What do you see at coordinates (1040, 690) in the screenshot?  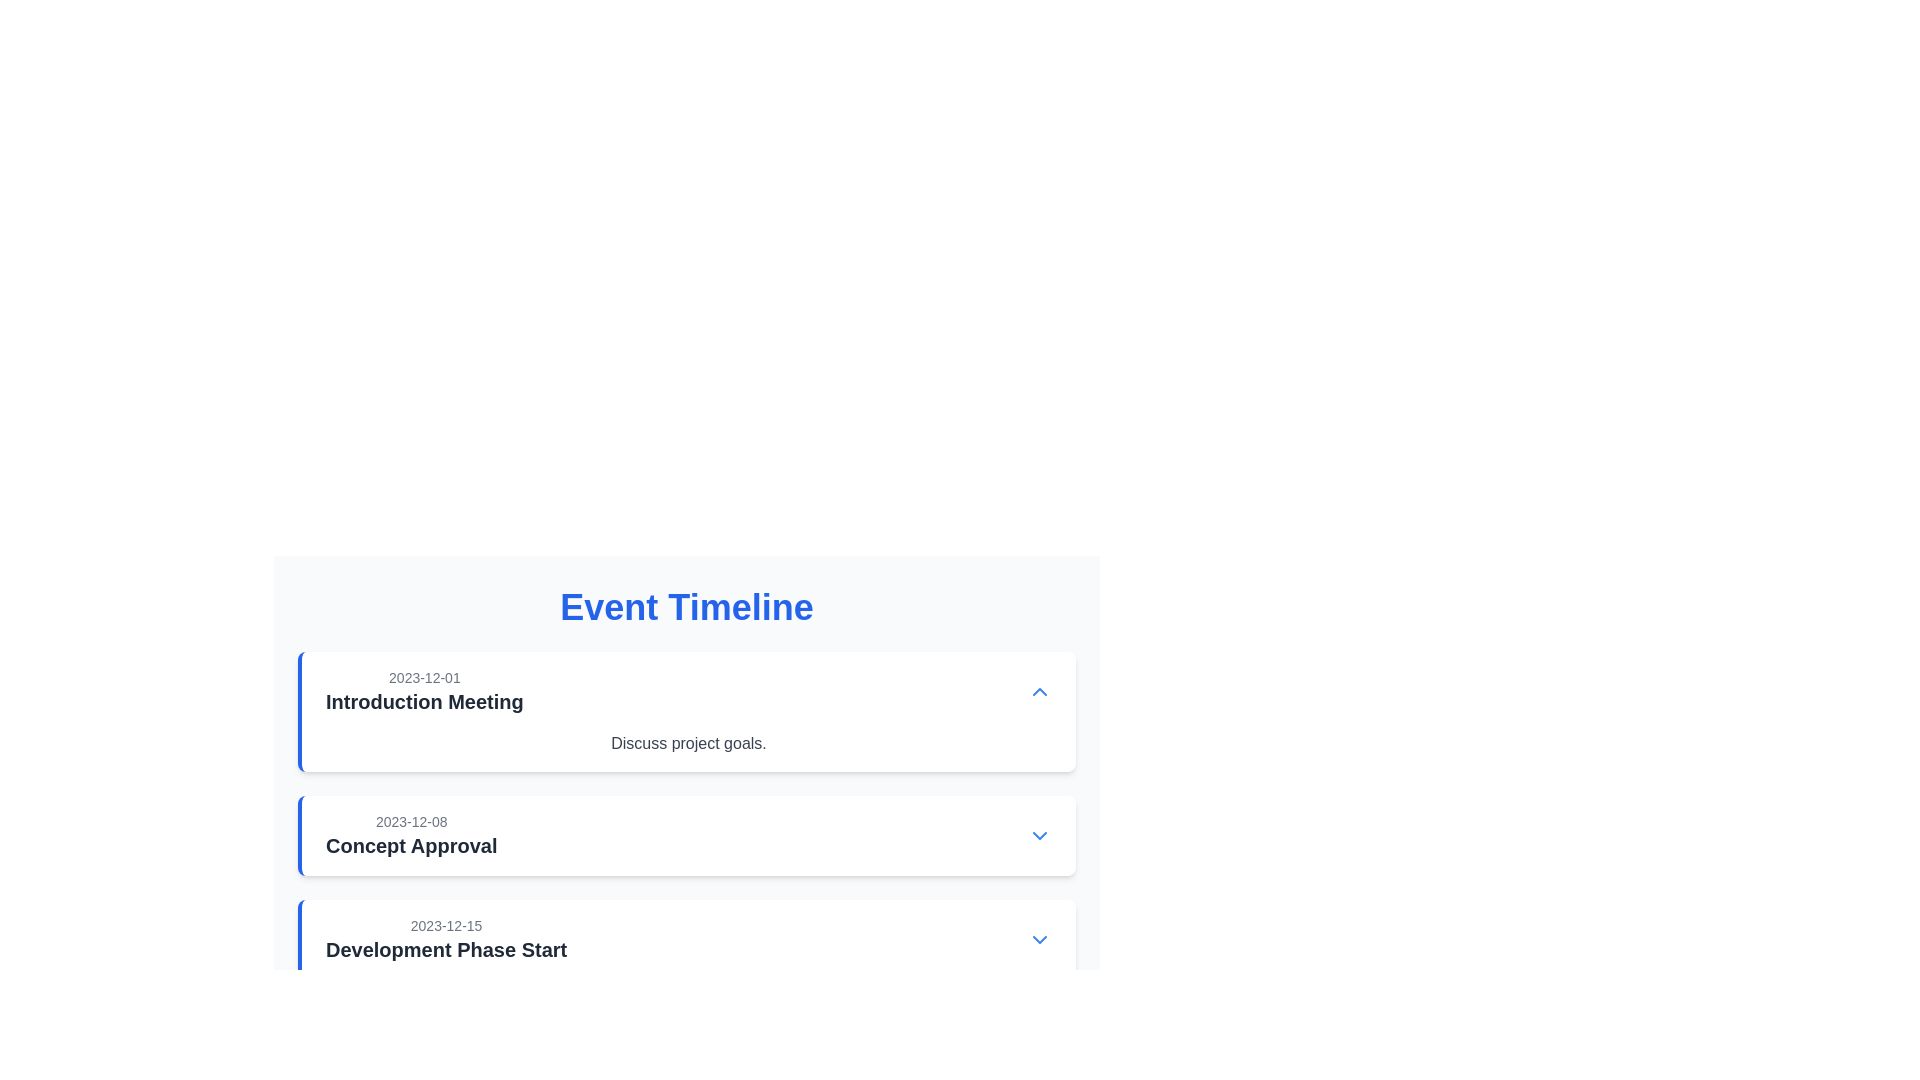 I see `the toggle button at the far right of the 'Introduction Meeting' section` at bounding box center [1040, 690].